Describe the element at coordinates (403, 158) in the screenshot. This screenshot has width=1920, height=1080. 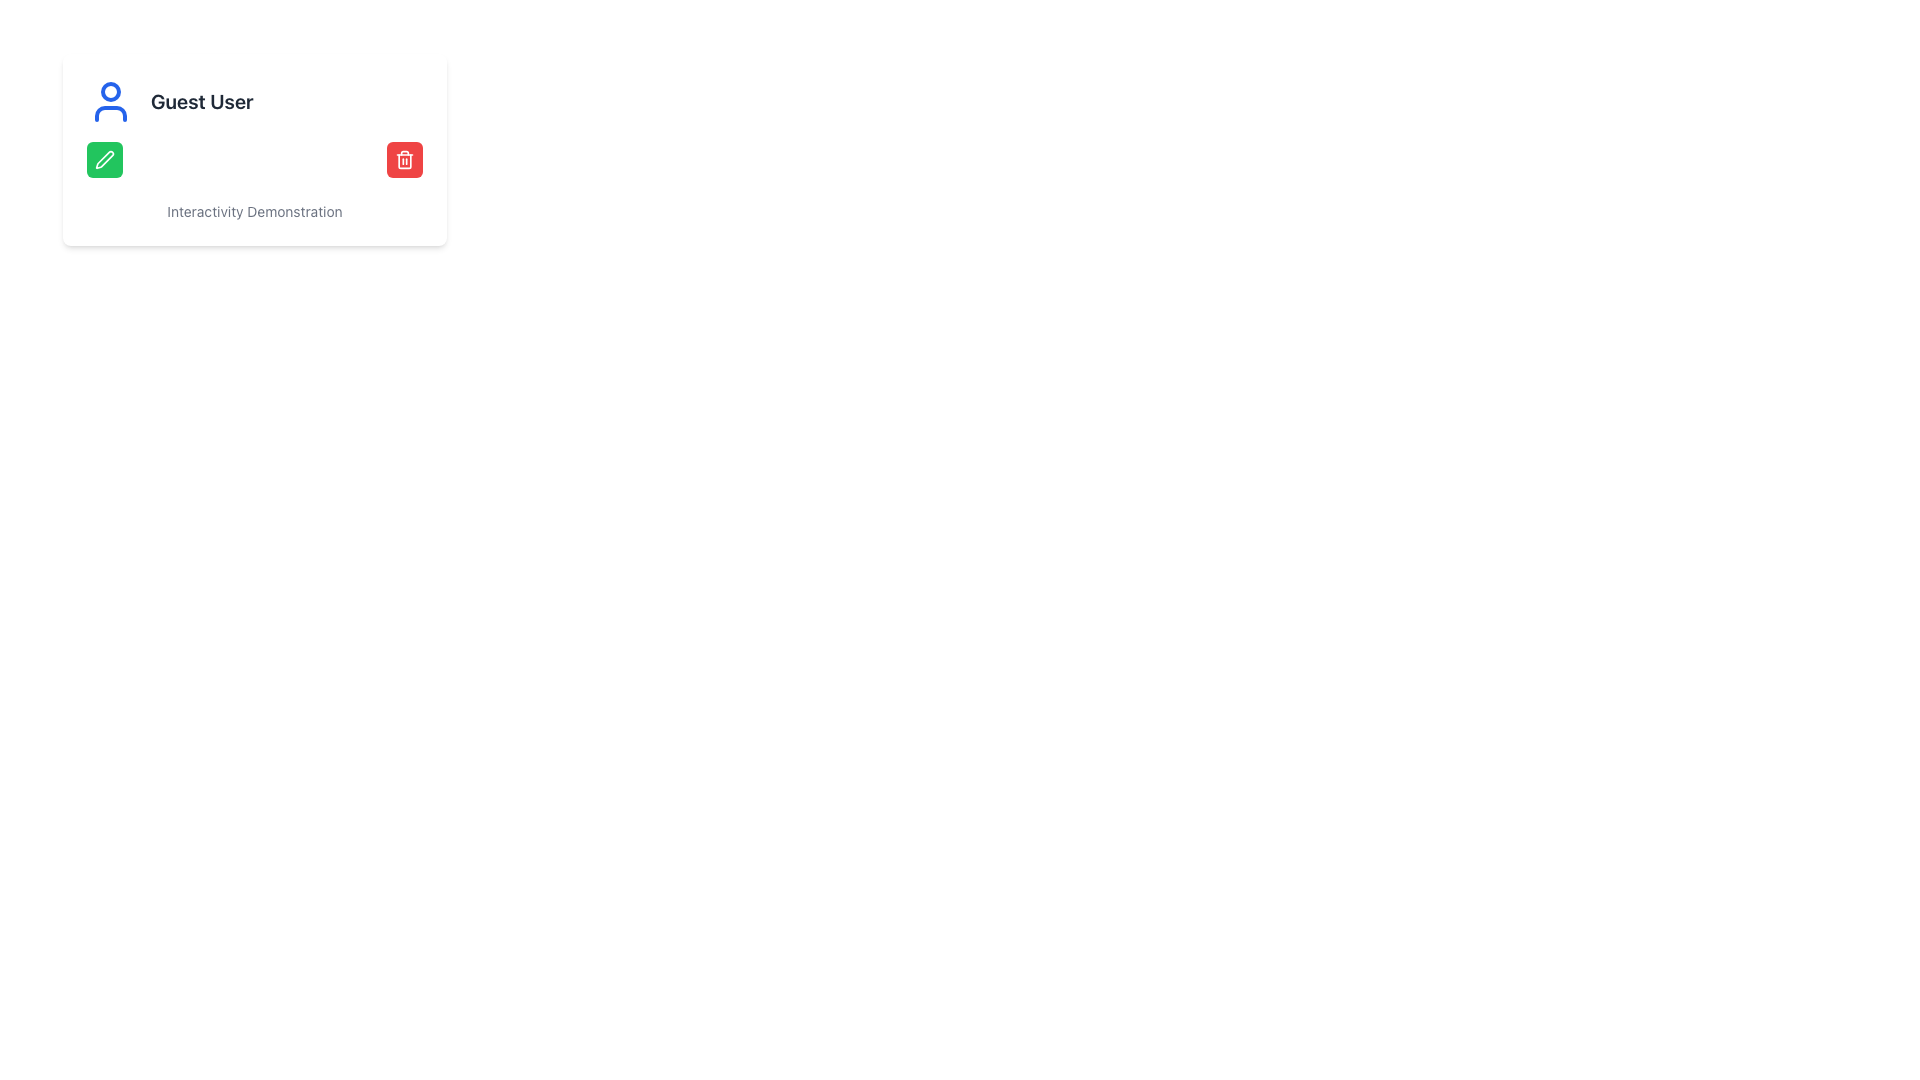
I see `the red button with rounded edges and a trash can icon` at that location.